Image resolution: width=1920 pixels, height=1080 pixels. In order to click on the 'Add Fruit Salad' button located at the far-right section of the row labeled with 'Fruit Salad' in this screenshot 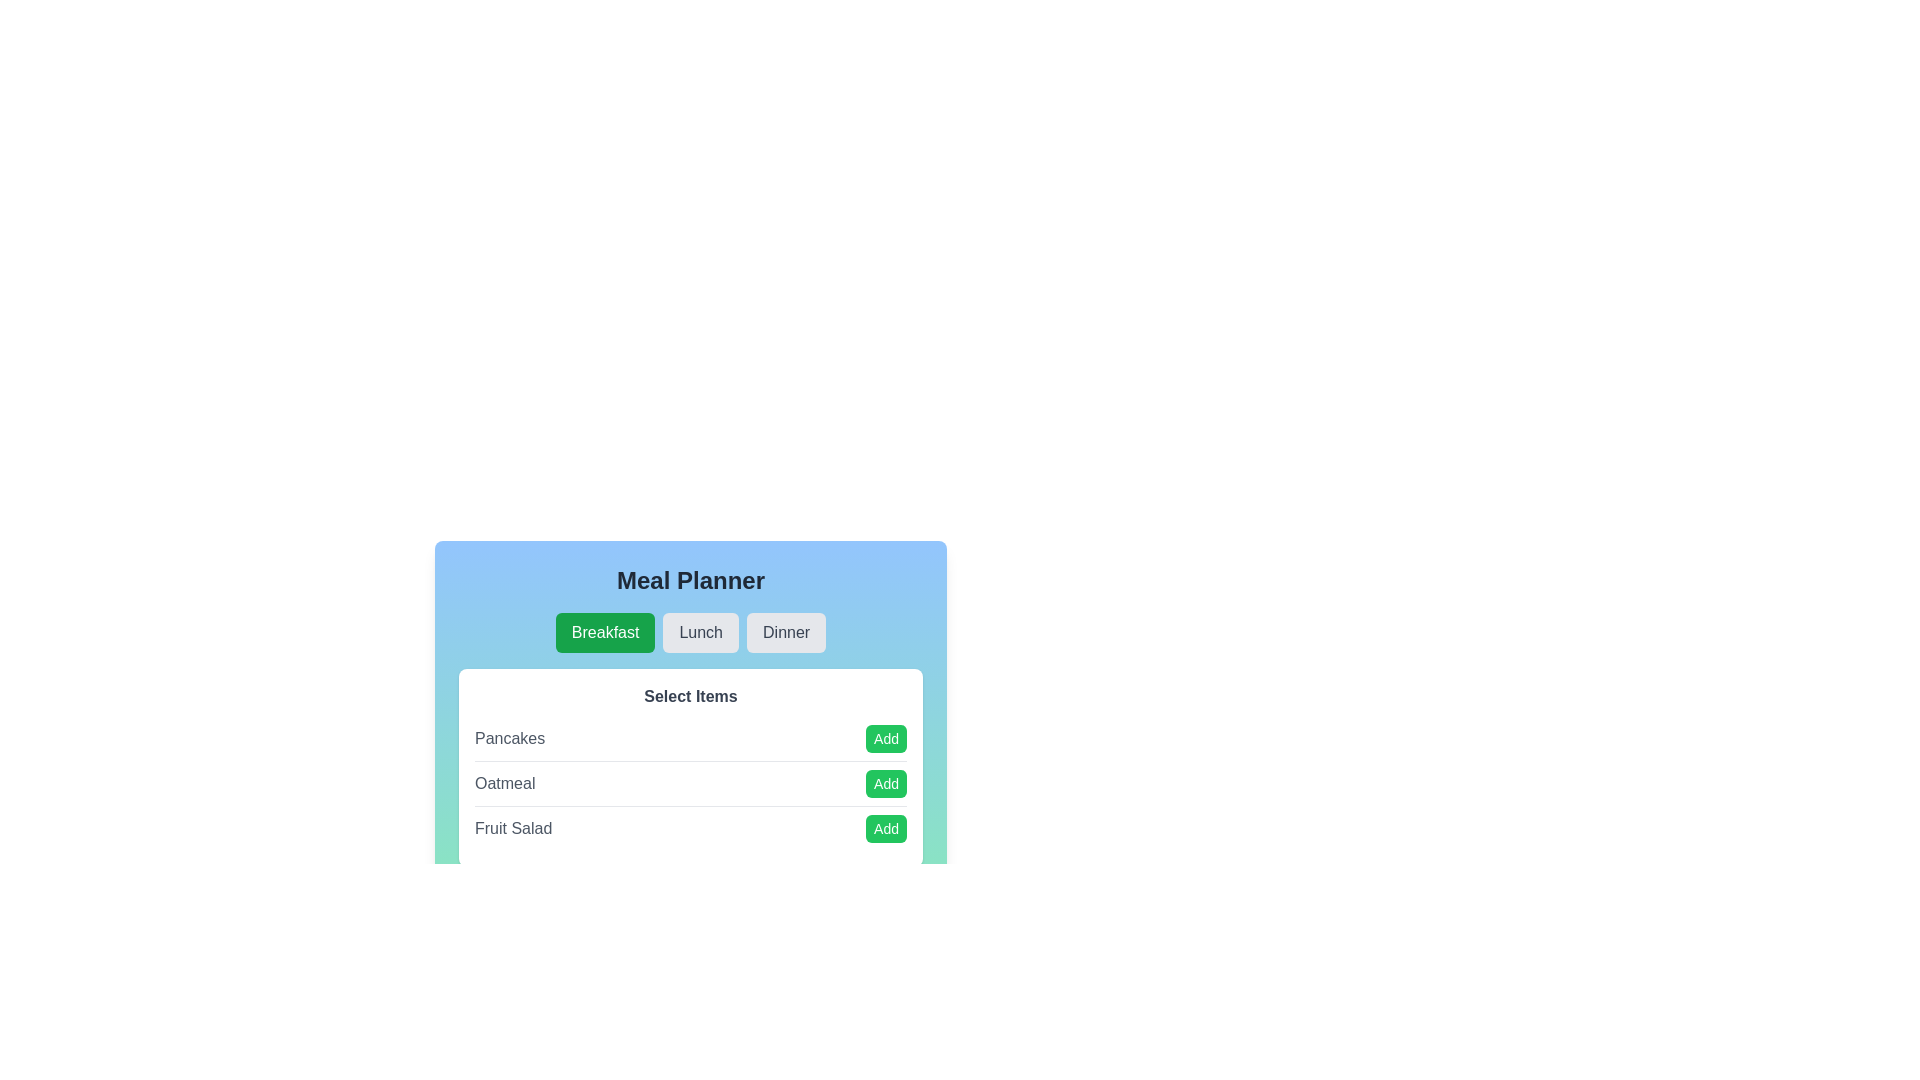, I will do `click(885, 829)`.